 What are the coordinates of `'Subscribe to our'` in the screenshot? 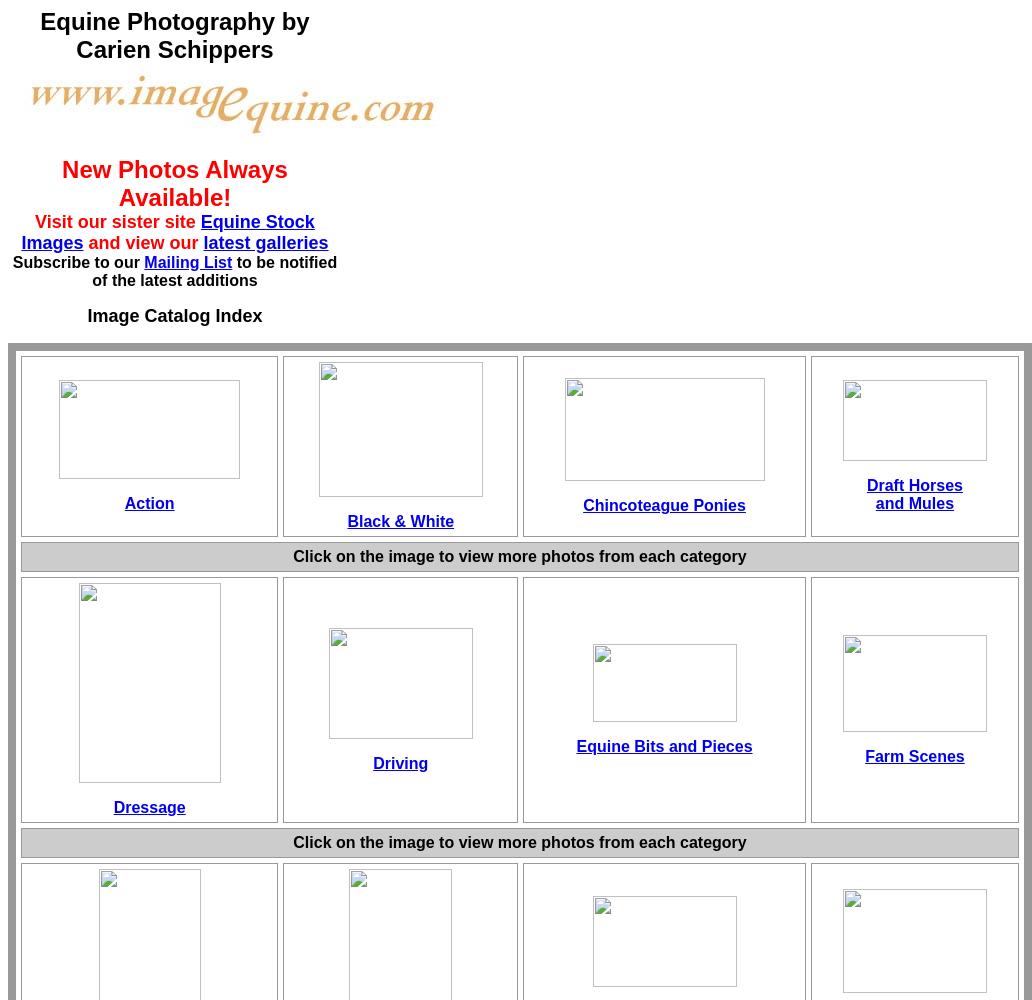 It's located at (78, 262).